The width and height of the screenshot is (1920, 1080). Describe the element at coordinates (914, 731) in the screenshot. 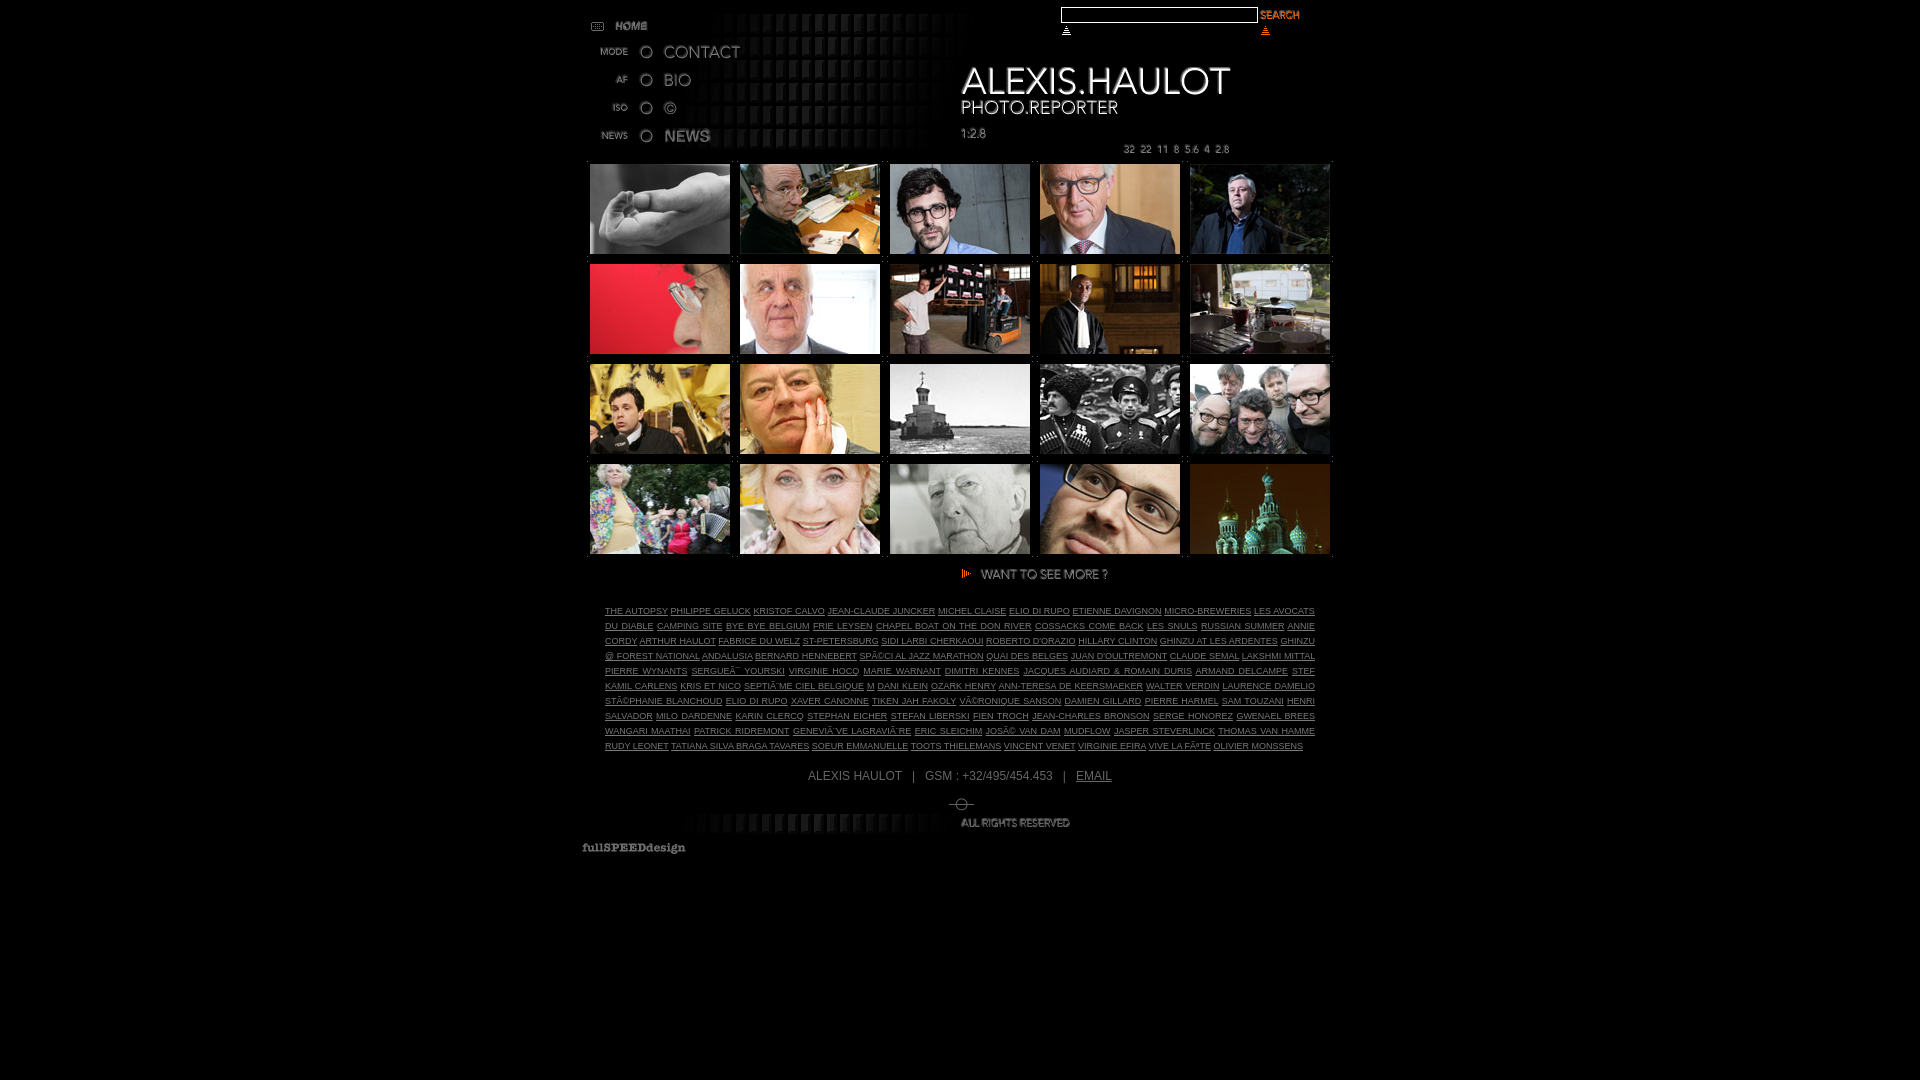

I see `'ERIC SLEICHIM'` at that location.